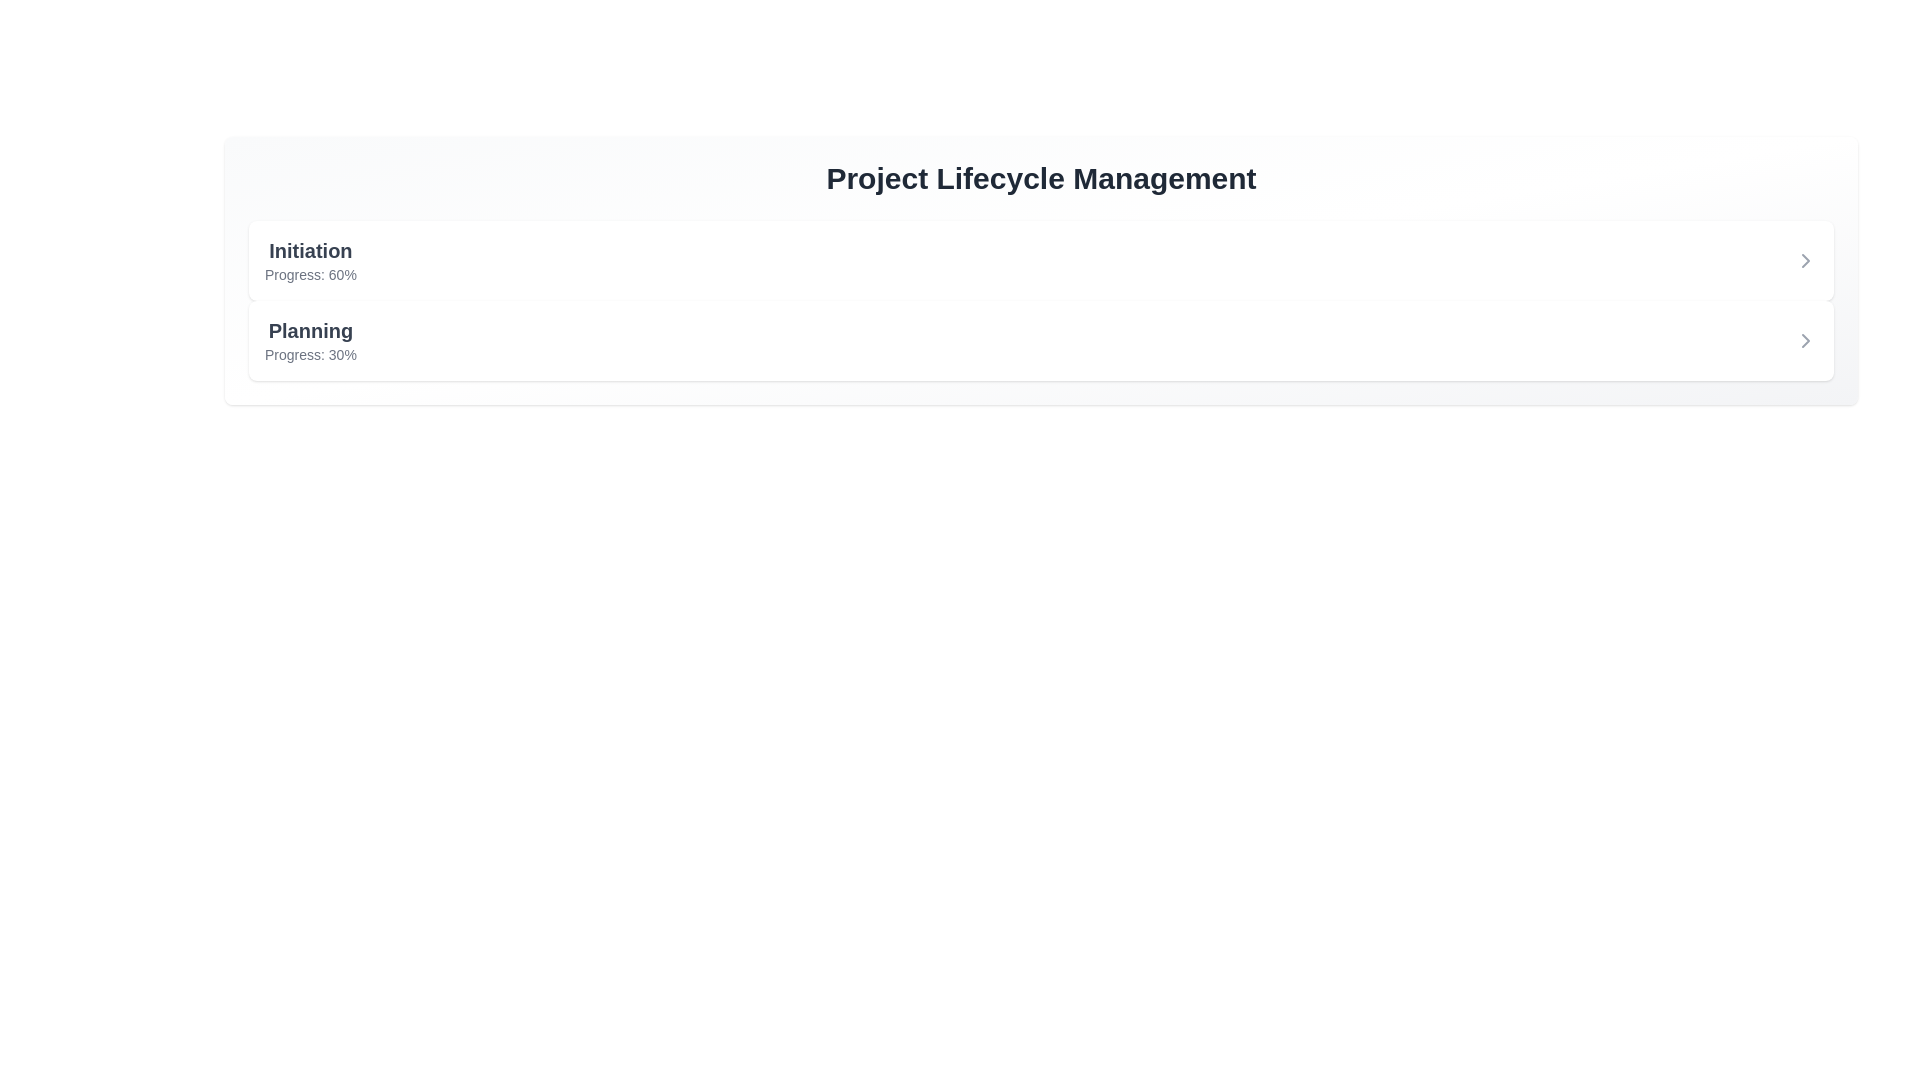 Image resolution: width=1920 pixels, height=1080 pixels. What do you see at coordinates (309, 353) in the screenshot?
I see `the text label displaying 'Progress: 30%', which is located below the header 'Planning' in the Project Lifecycle Management section` at bounding box center [309, 353].